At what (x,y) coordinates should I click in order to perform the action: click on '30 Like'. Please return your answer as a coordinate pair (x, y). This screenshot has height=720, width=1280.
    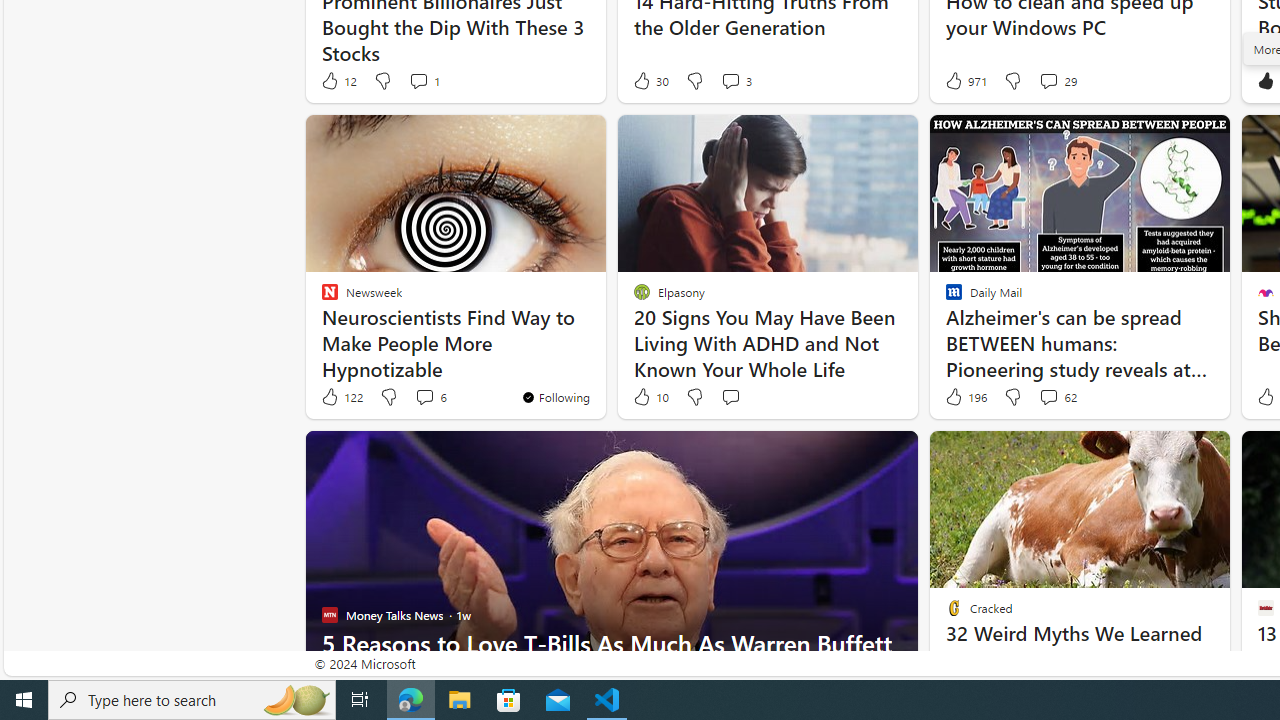
    Looking at the image, I should click on (650, 80).